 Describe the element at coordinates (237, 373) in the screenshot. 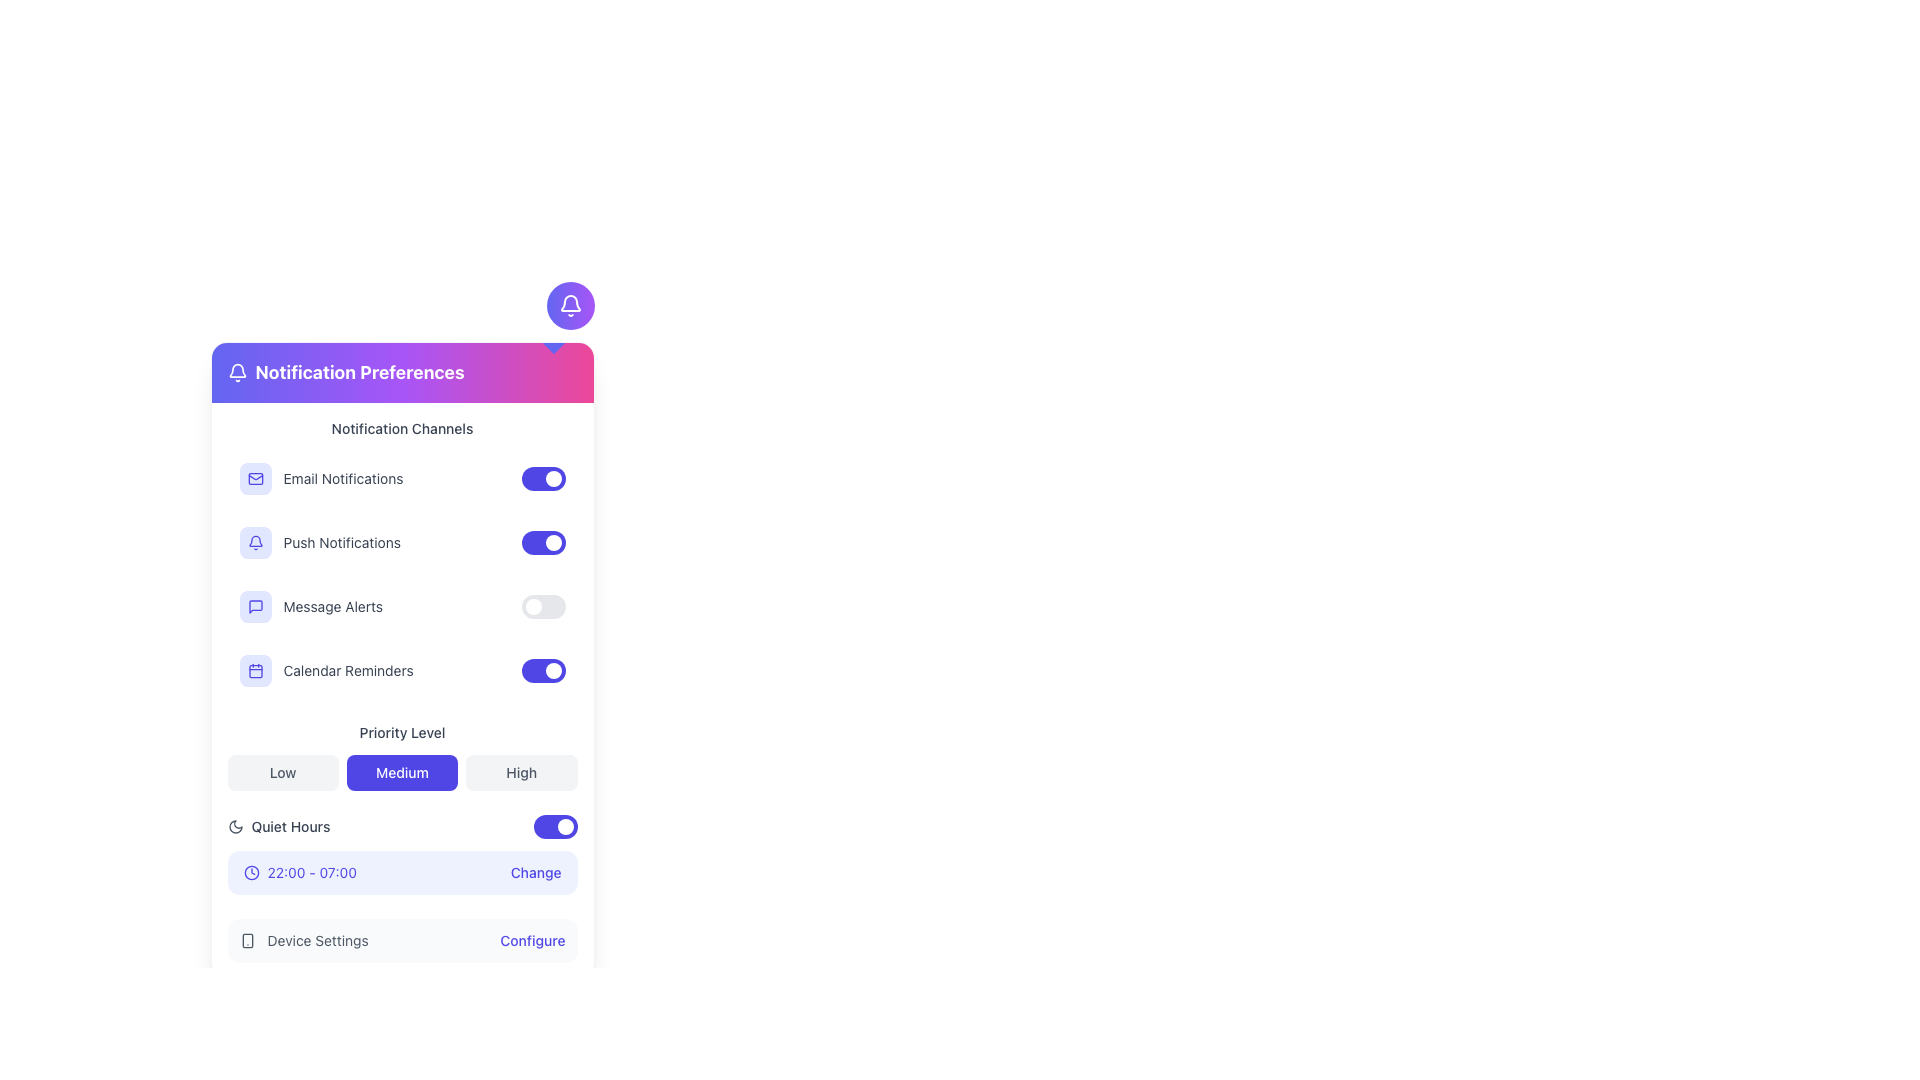

I see `the bell icon with a white outline against a purple background, located to the left of 'Notification Preferences'` at that location.